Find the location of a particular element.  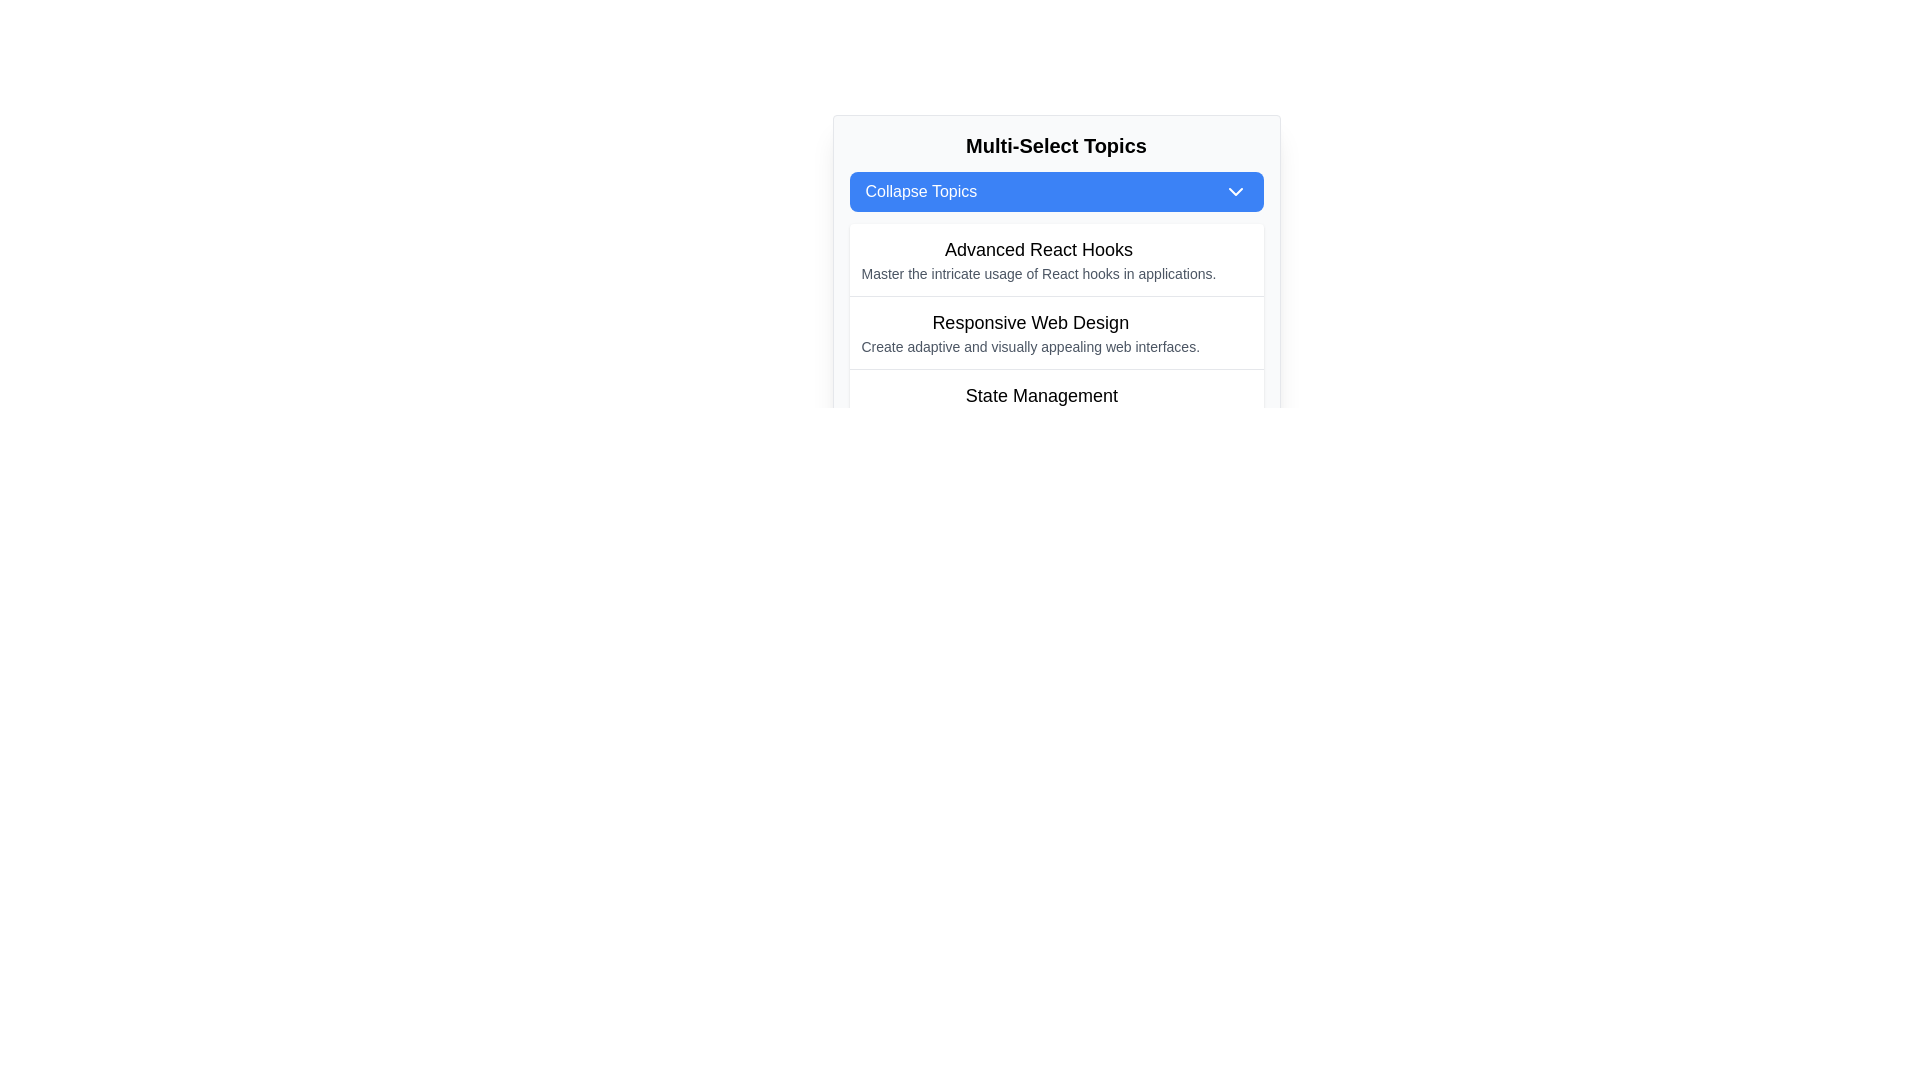

the Text Block that describes 'Responsive Web Design', which is the second item in a vertical list of topics, positioned beneath 'Advanced React Hooks' and above 'State Management' is located at coordinates (1030, 331).